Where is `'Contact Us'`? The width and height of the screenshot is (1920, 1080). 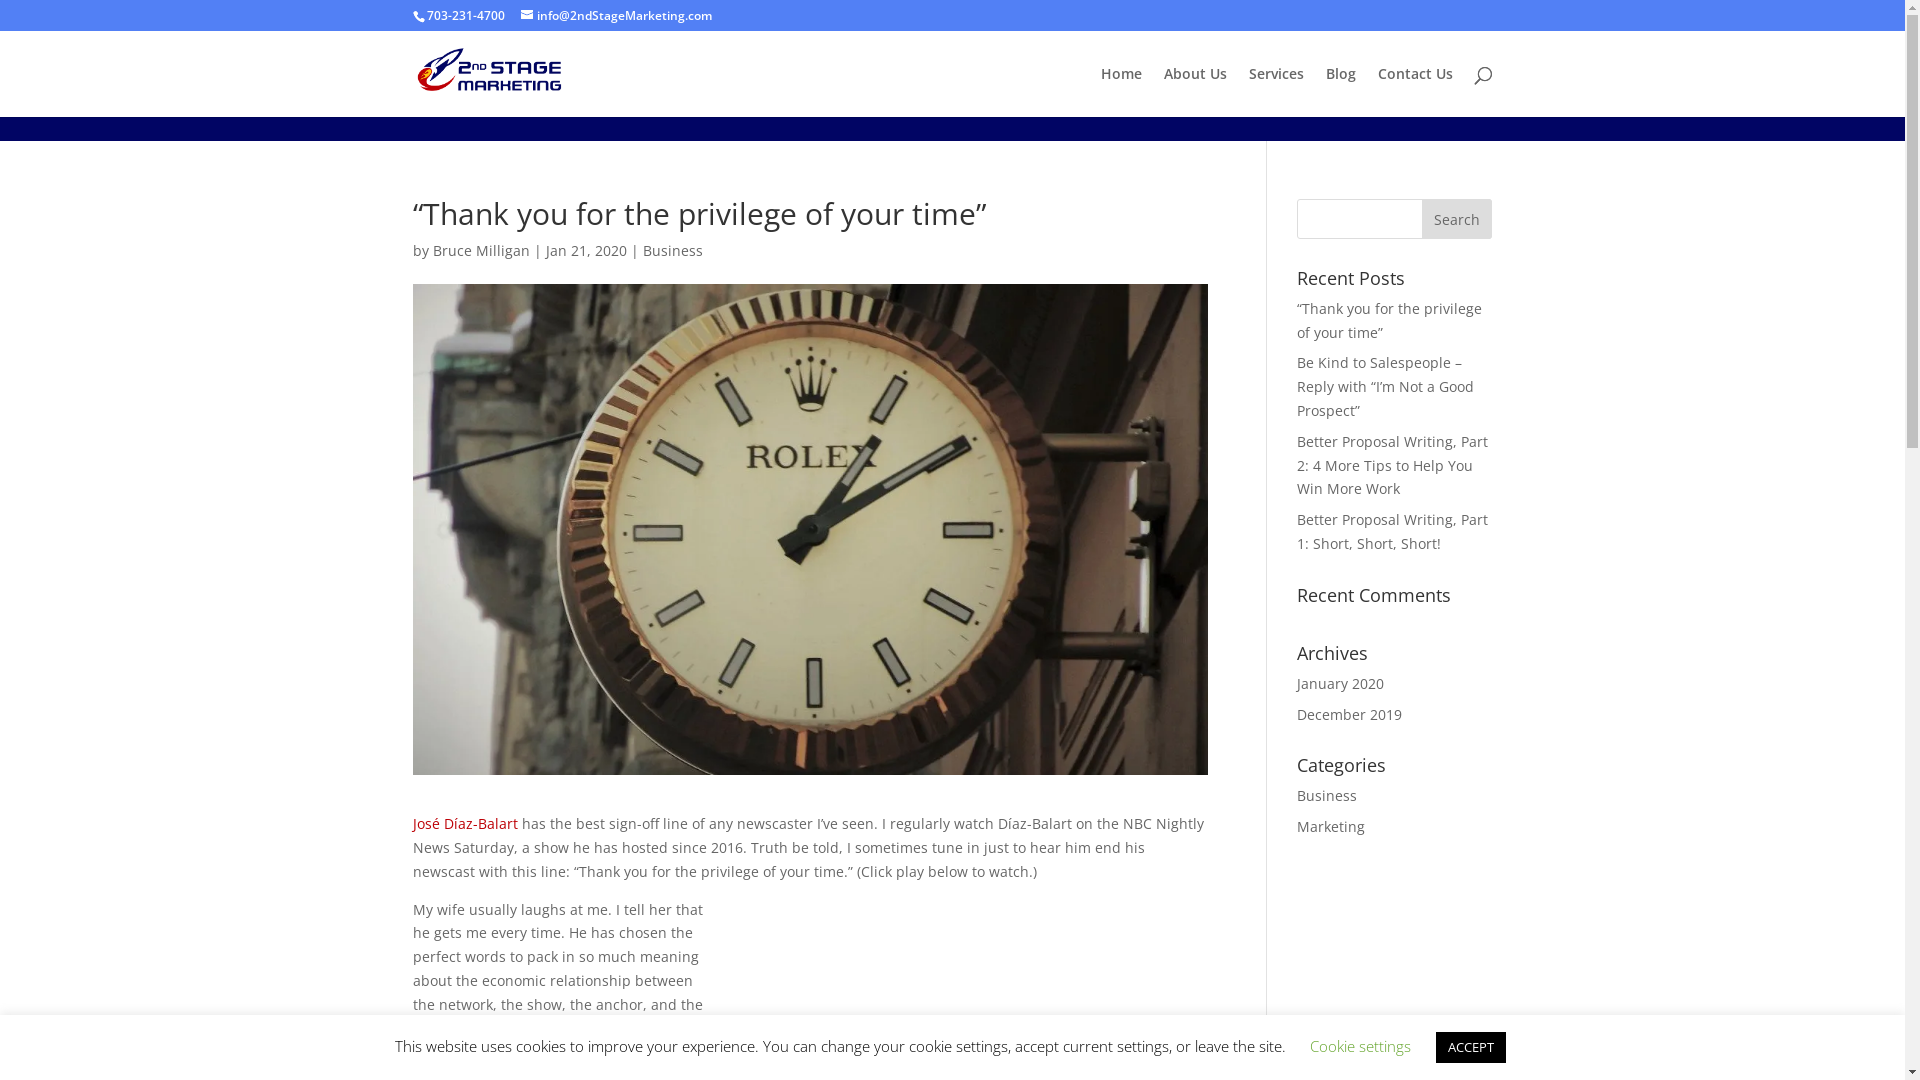
'Contact Us' is located at coordinates (1376, 92).